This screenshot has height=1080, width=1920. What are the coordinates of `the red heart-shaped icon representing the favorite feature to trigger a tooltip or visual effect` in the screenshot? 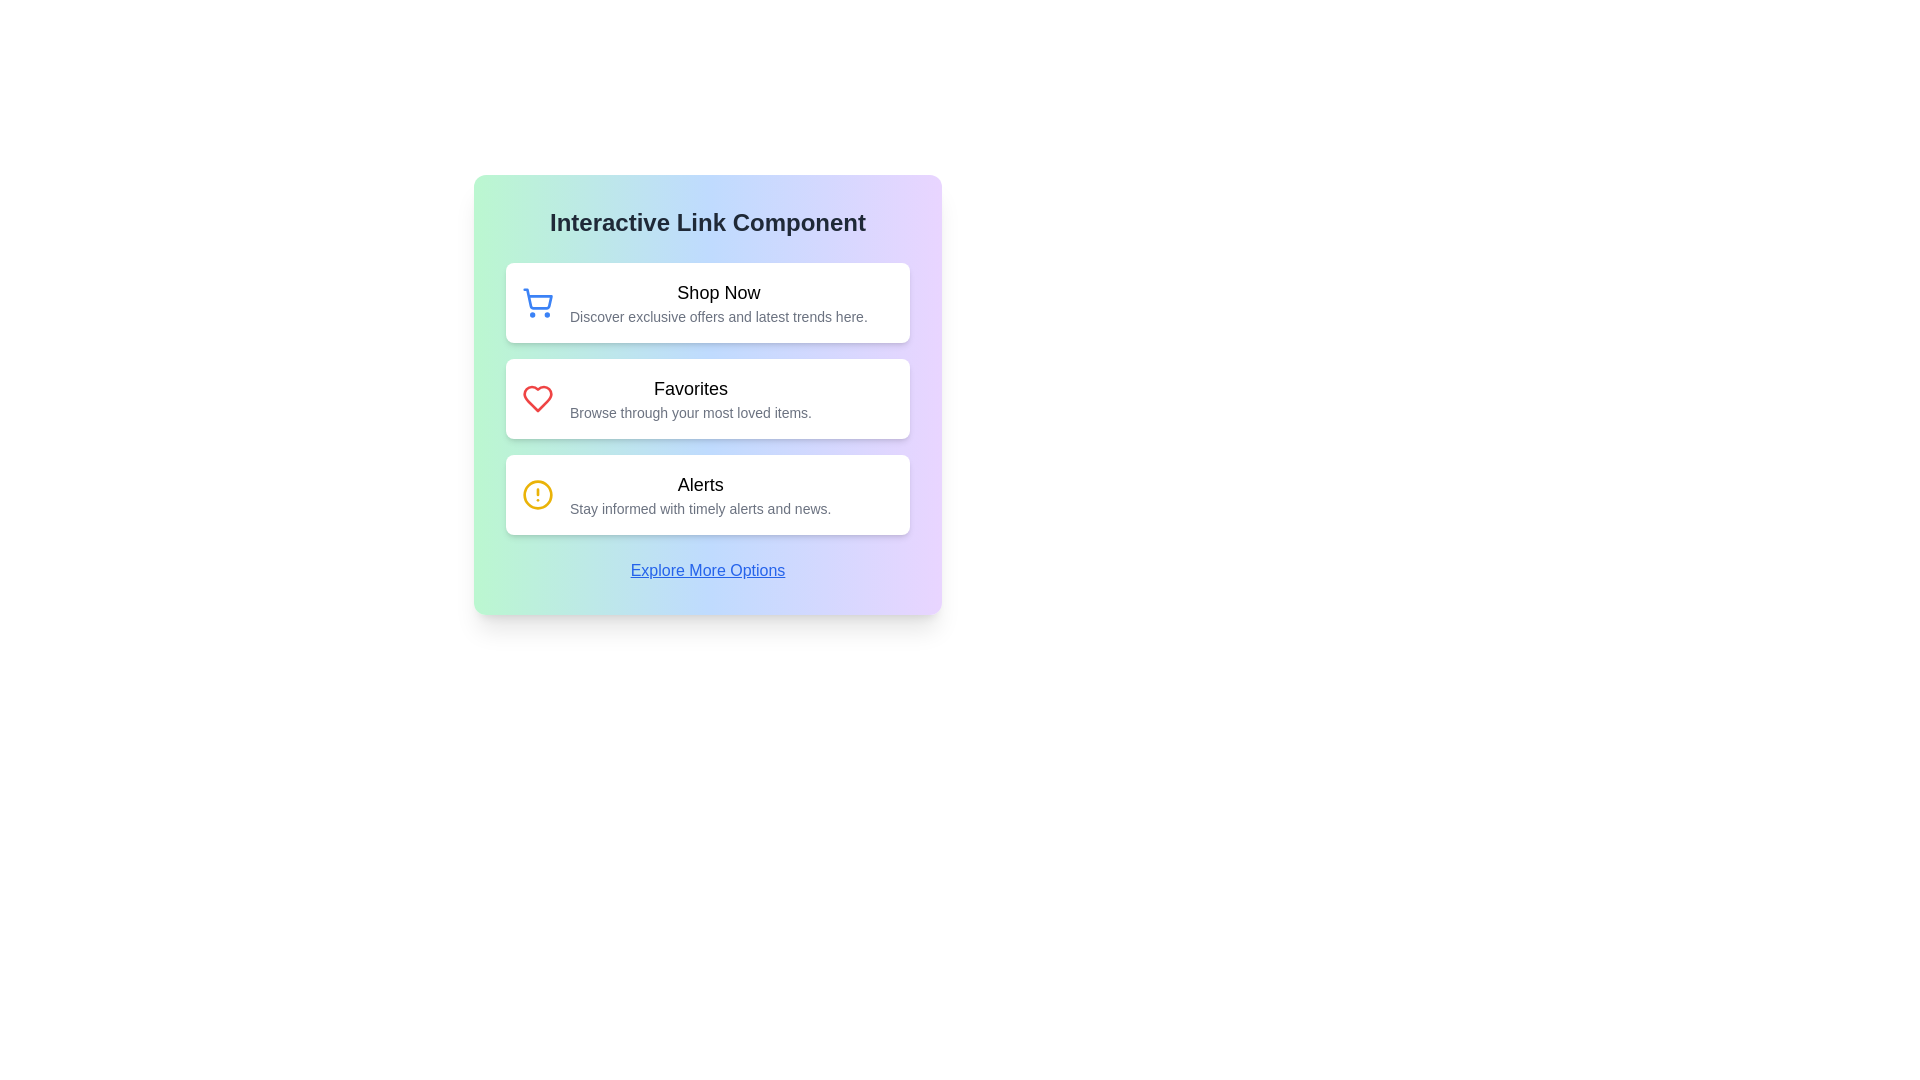 It's located at (537, 398).